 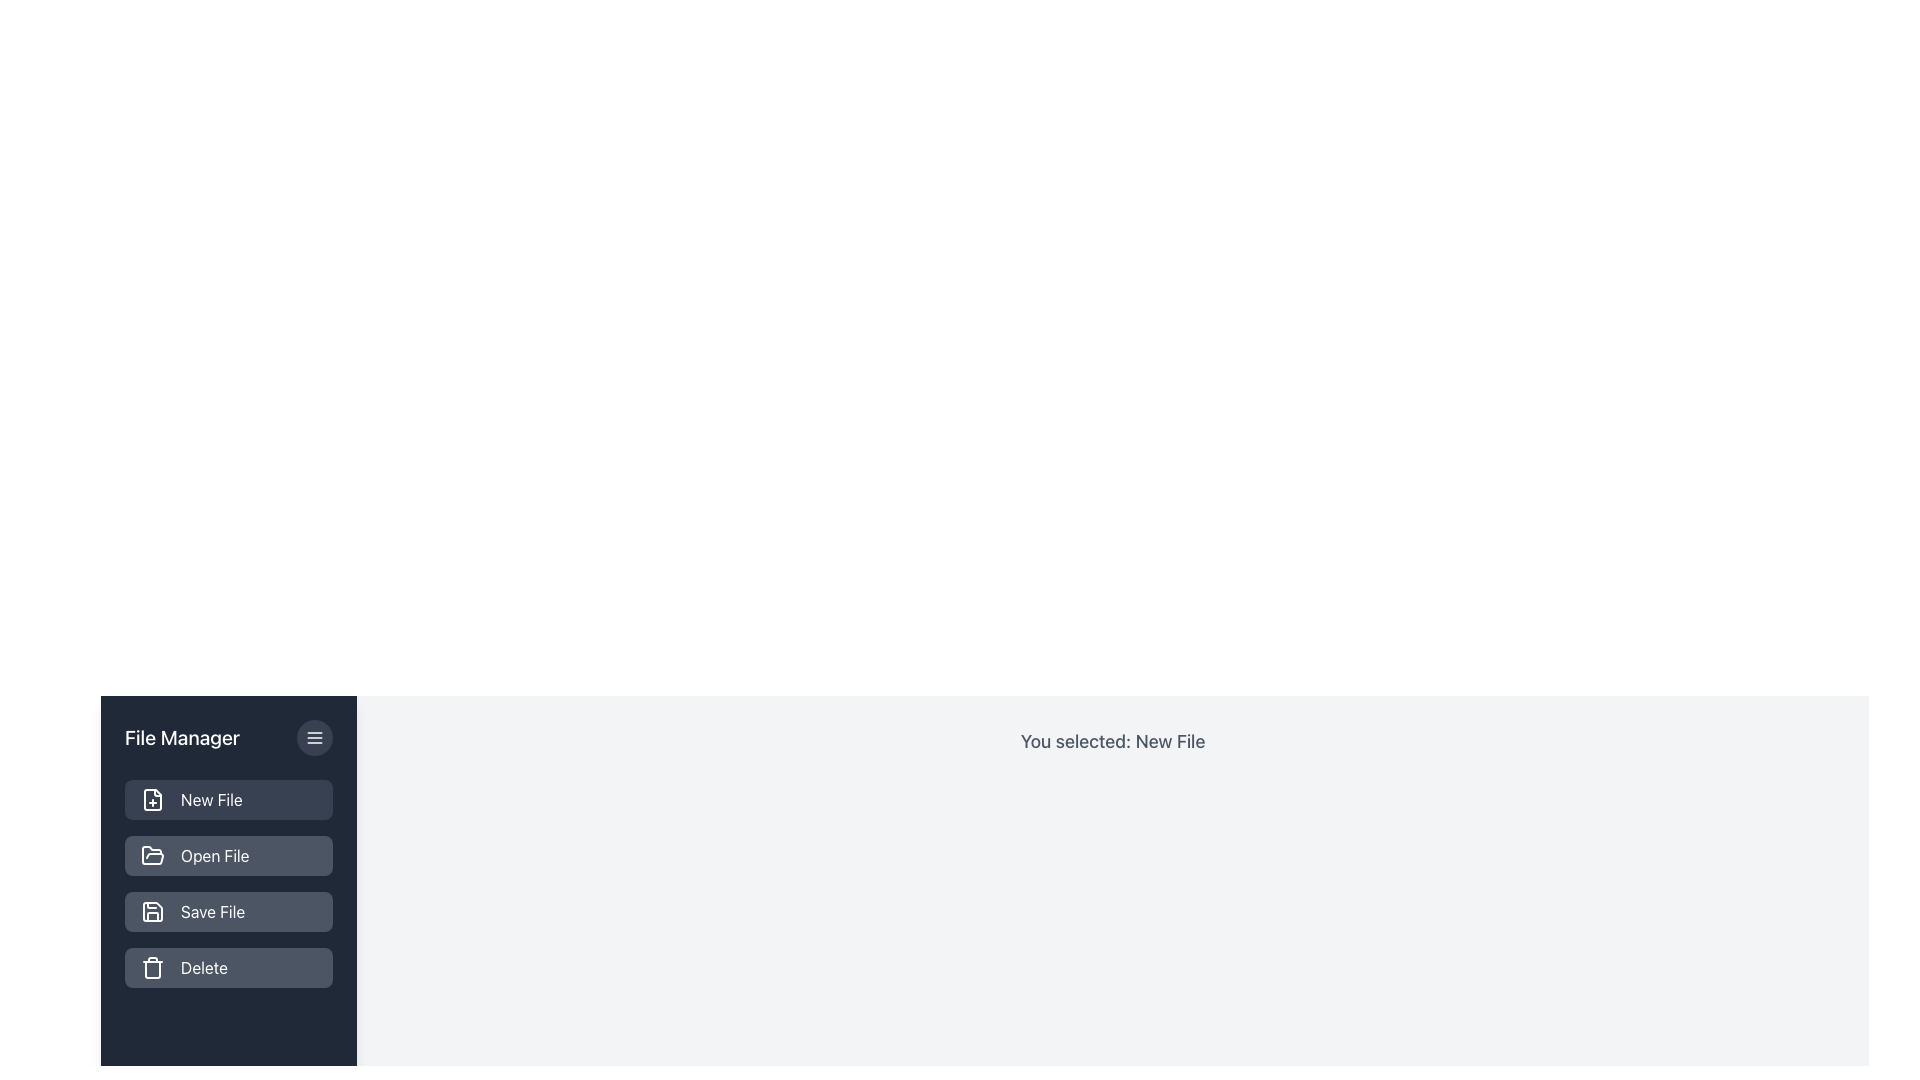 I want to click on the 'New File' button located in the sidebar menu, which is the first button in a vertical list of file actions, so click(x=229, y=798).